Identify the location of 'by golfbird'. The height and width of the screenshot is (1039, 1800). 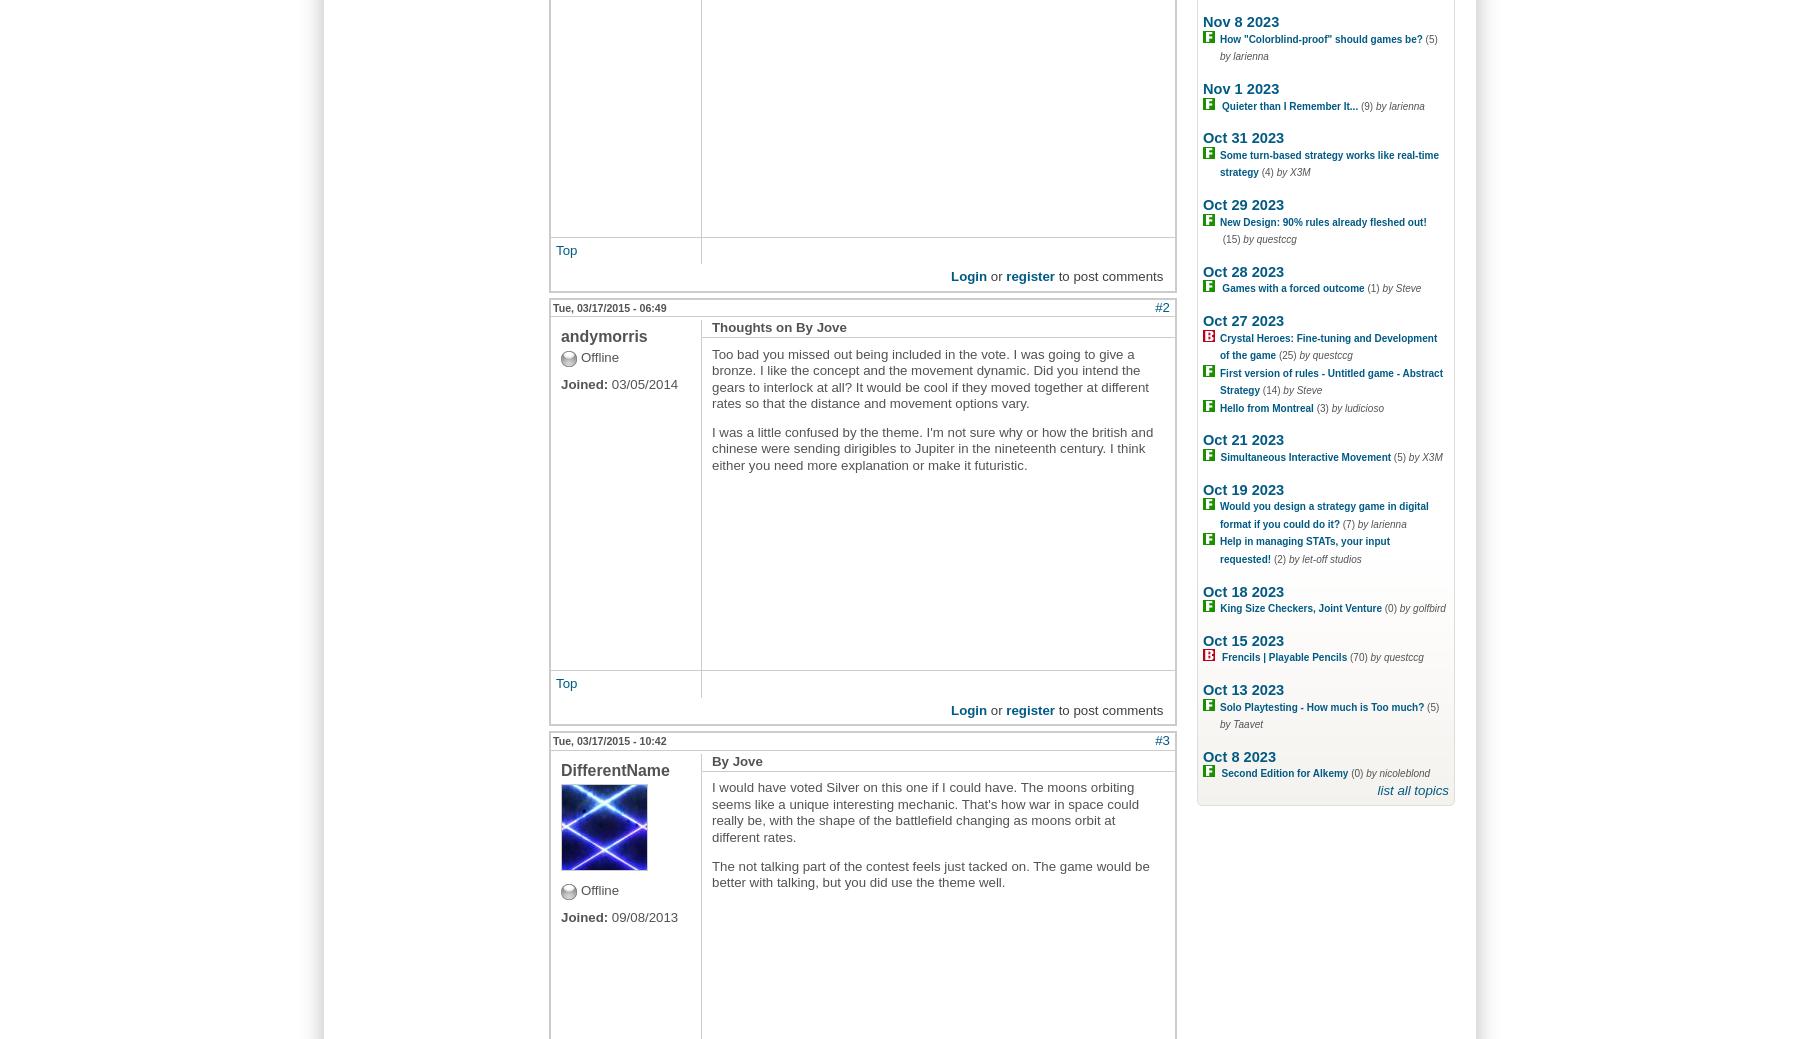
(1421, 608).